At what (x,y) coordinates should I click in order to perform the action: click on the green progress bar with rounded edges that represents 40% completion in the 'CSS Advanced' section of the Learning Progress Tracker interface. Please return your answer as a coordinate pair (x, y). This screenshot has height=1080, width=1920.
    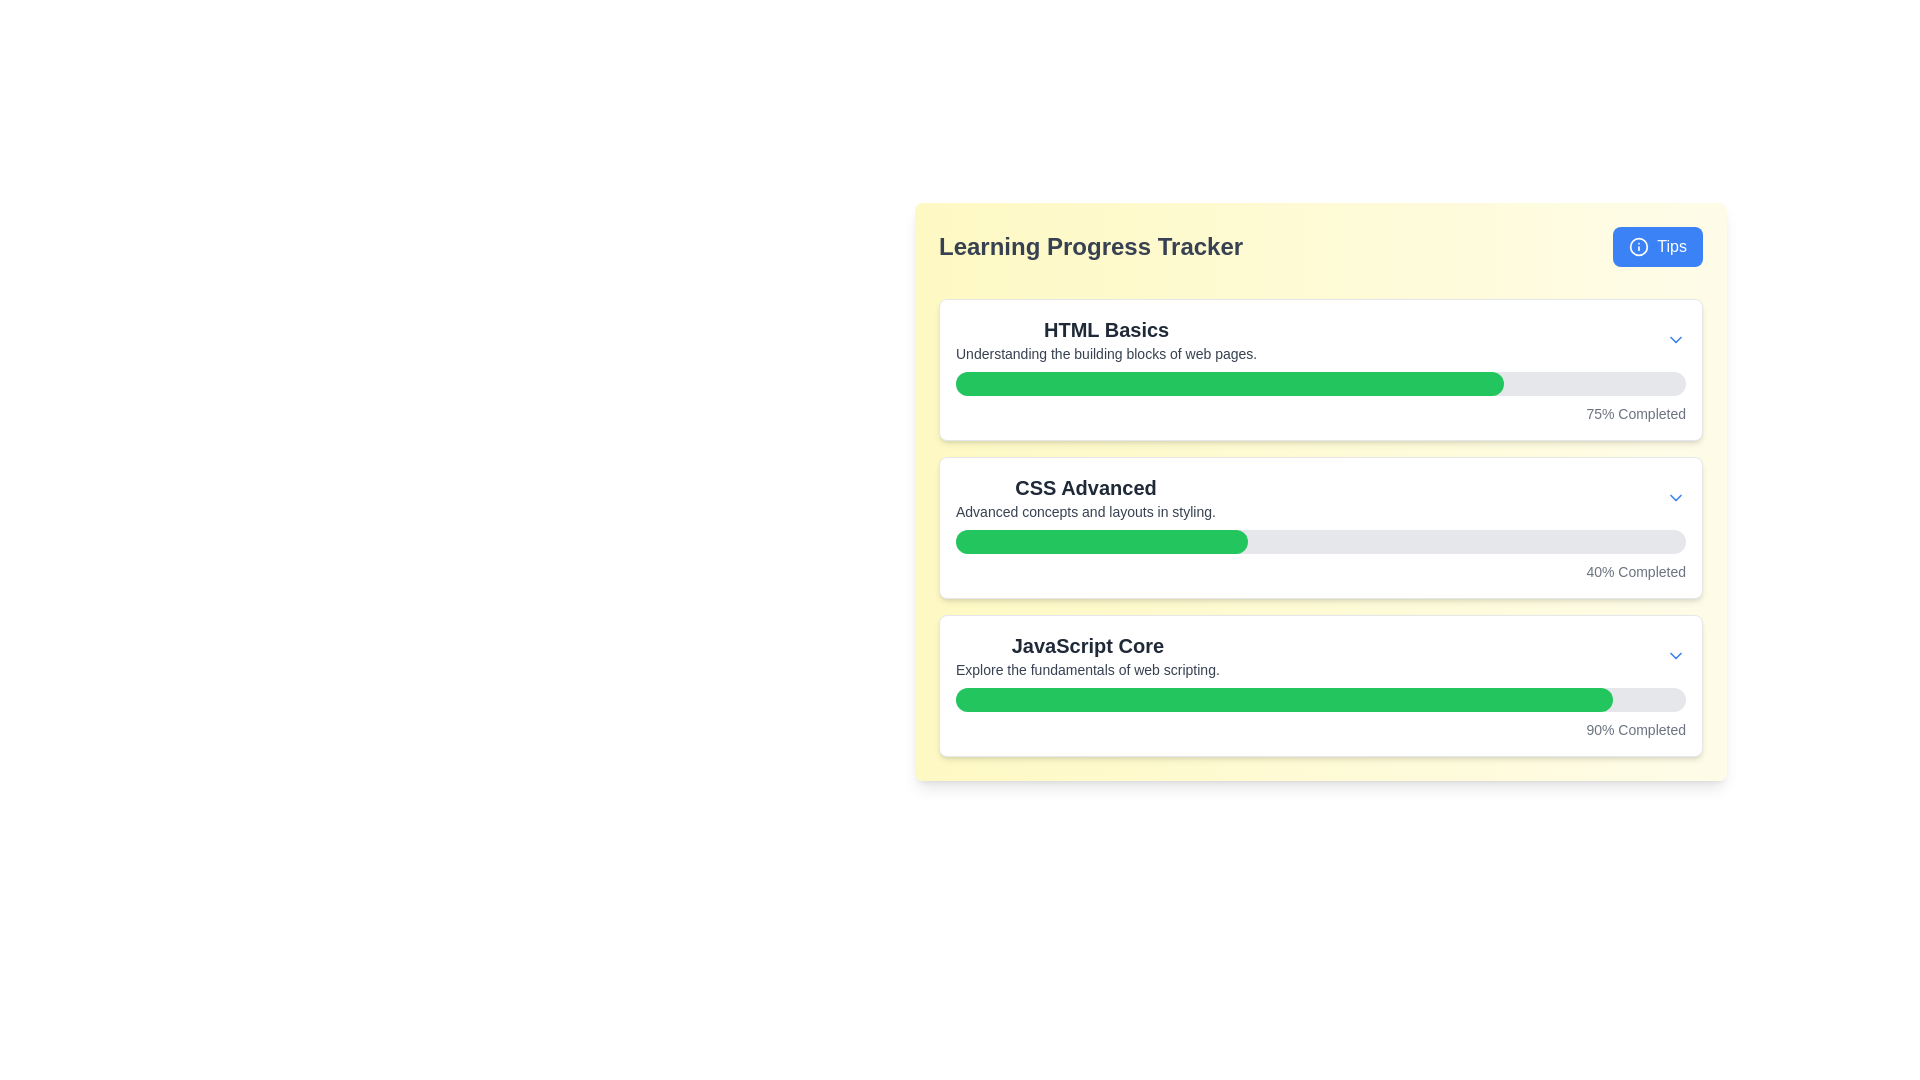
    Looking at the image, I should click on (1101, 542).